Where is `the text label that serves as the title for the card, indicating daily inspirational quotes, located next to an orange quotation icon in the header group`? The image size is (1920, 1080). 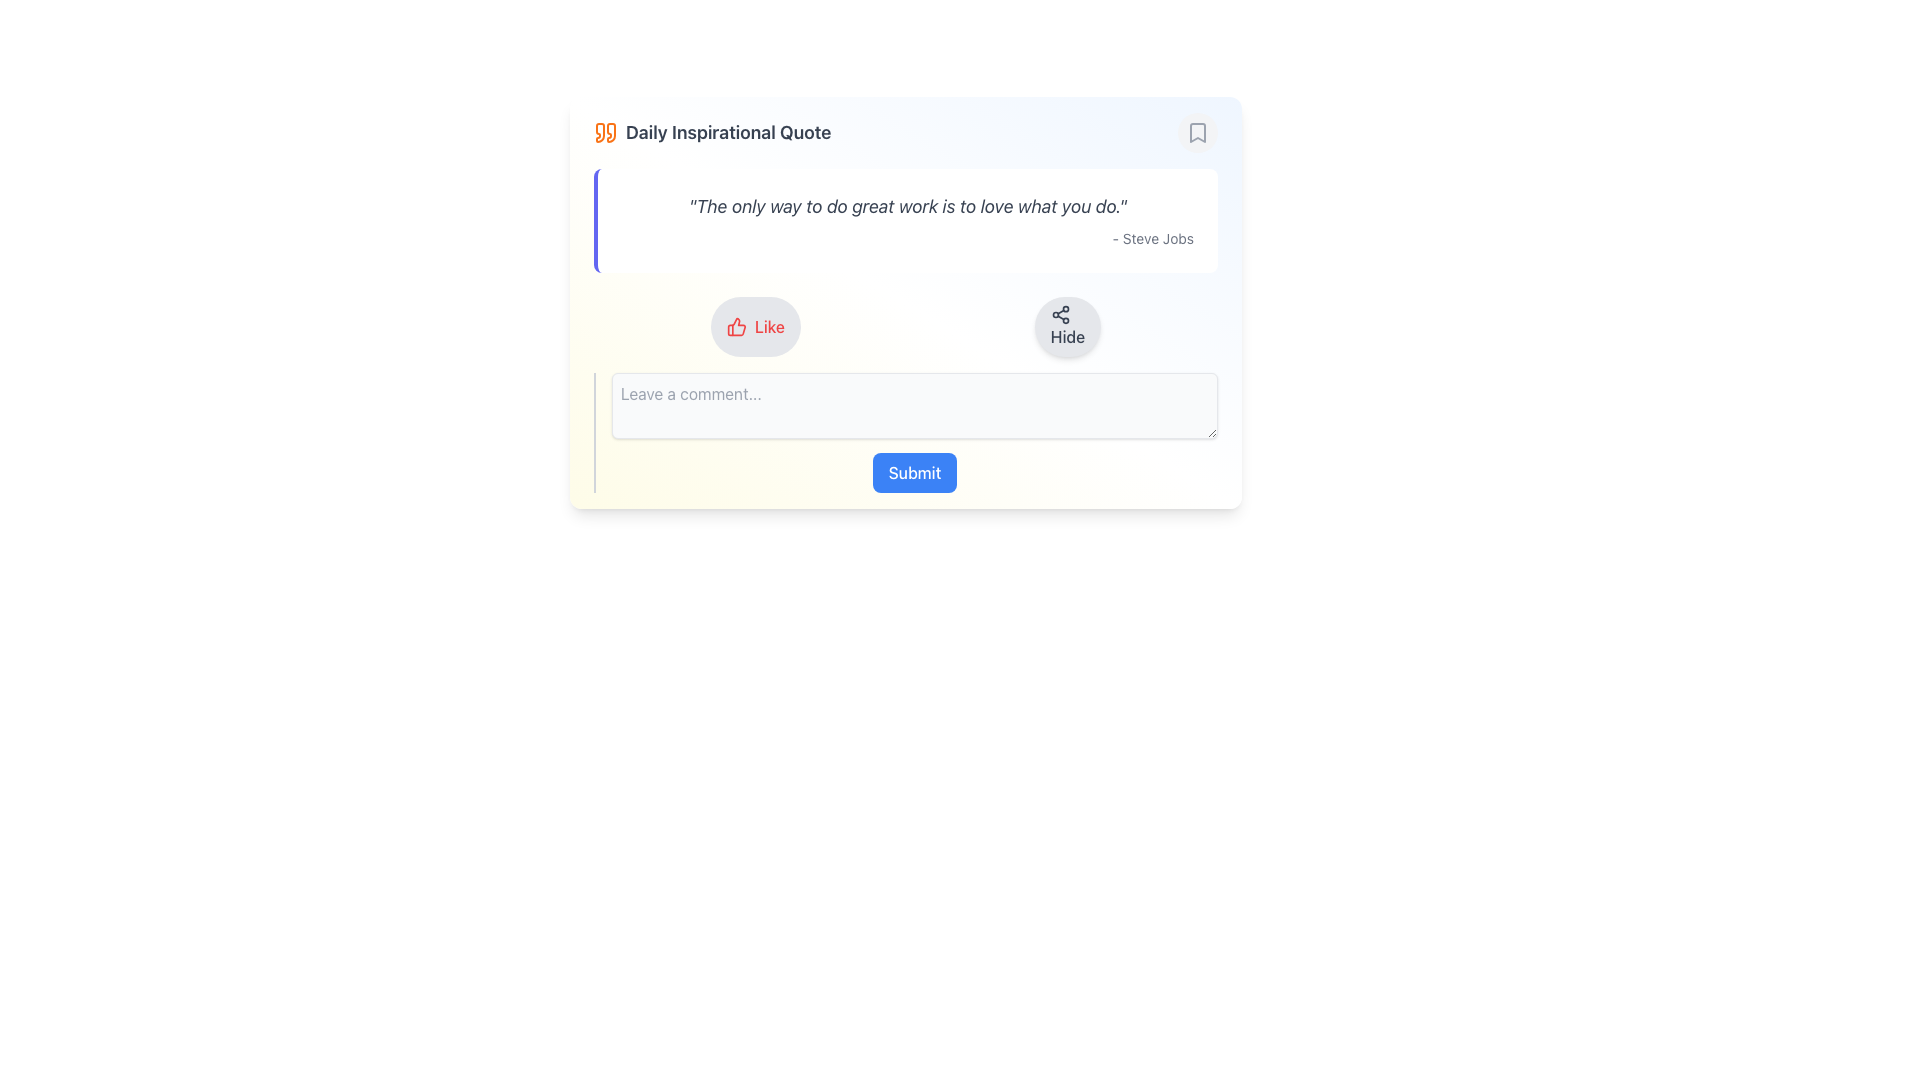
the text label that serves as the title for the card, indicating daily inspirational quotes, located next to an orange quotation icon in the header group is located at coordinates (727, 132).